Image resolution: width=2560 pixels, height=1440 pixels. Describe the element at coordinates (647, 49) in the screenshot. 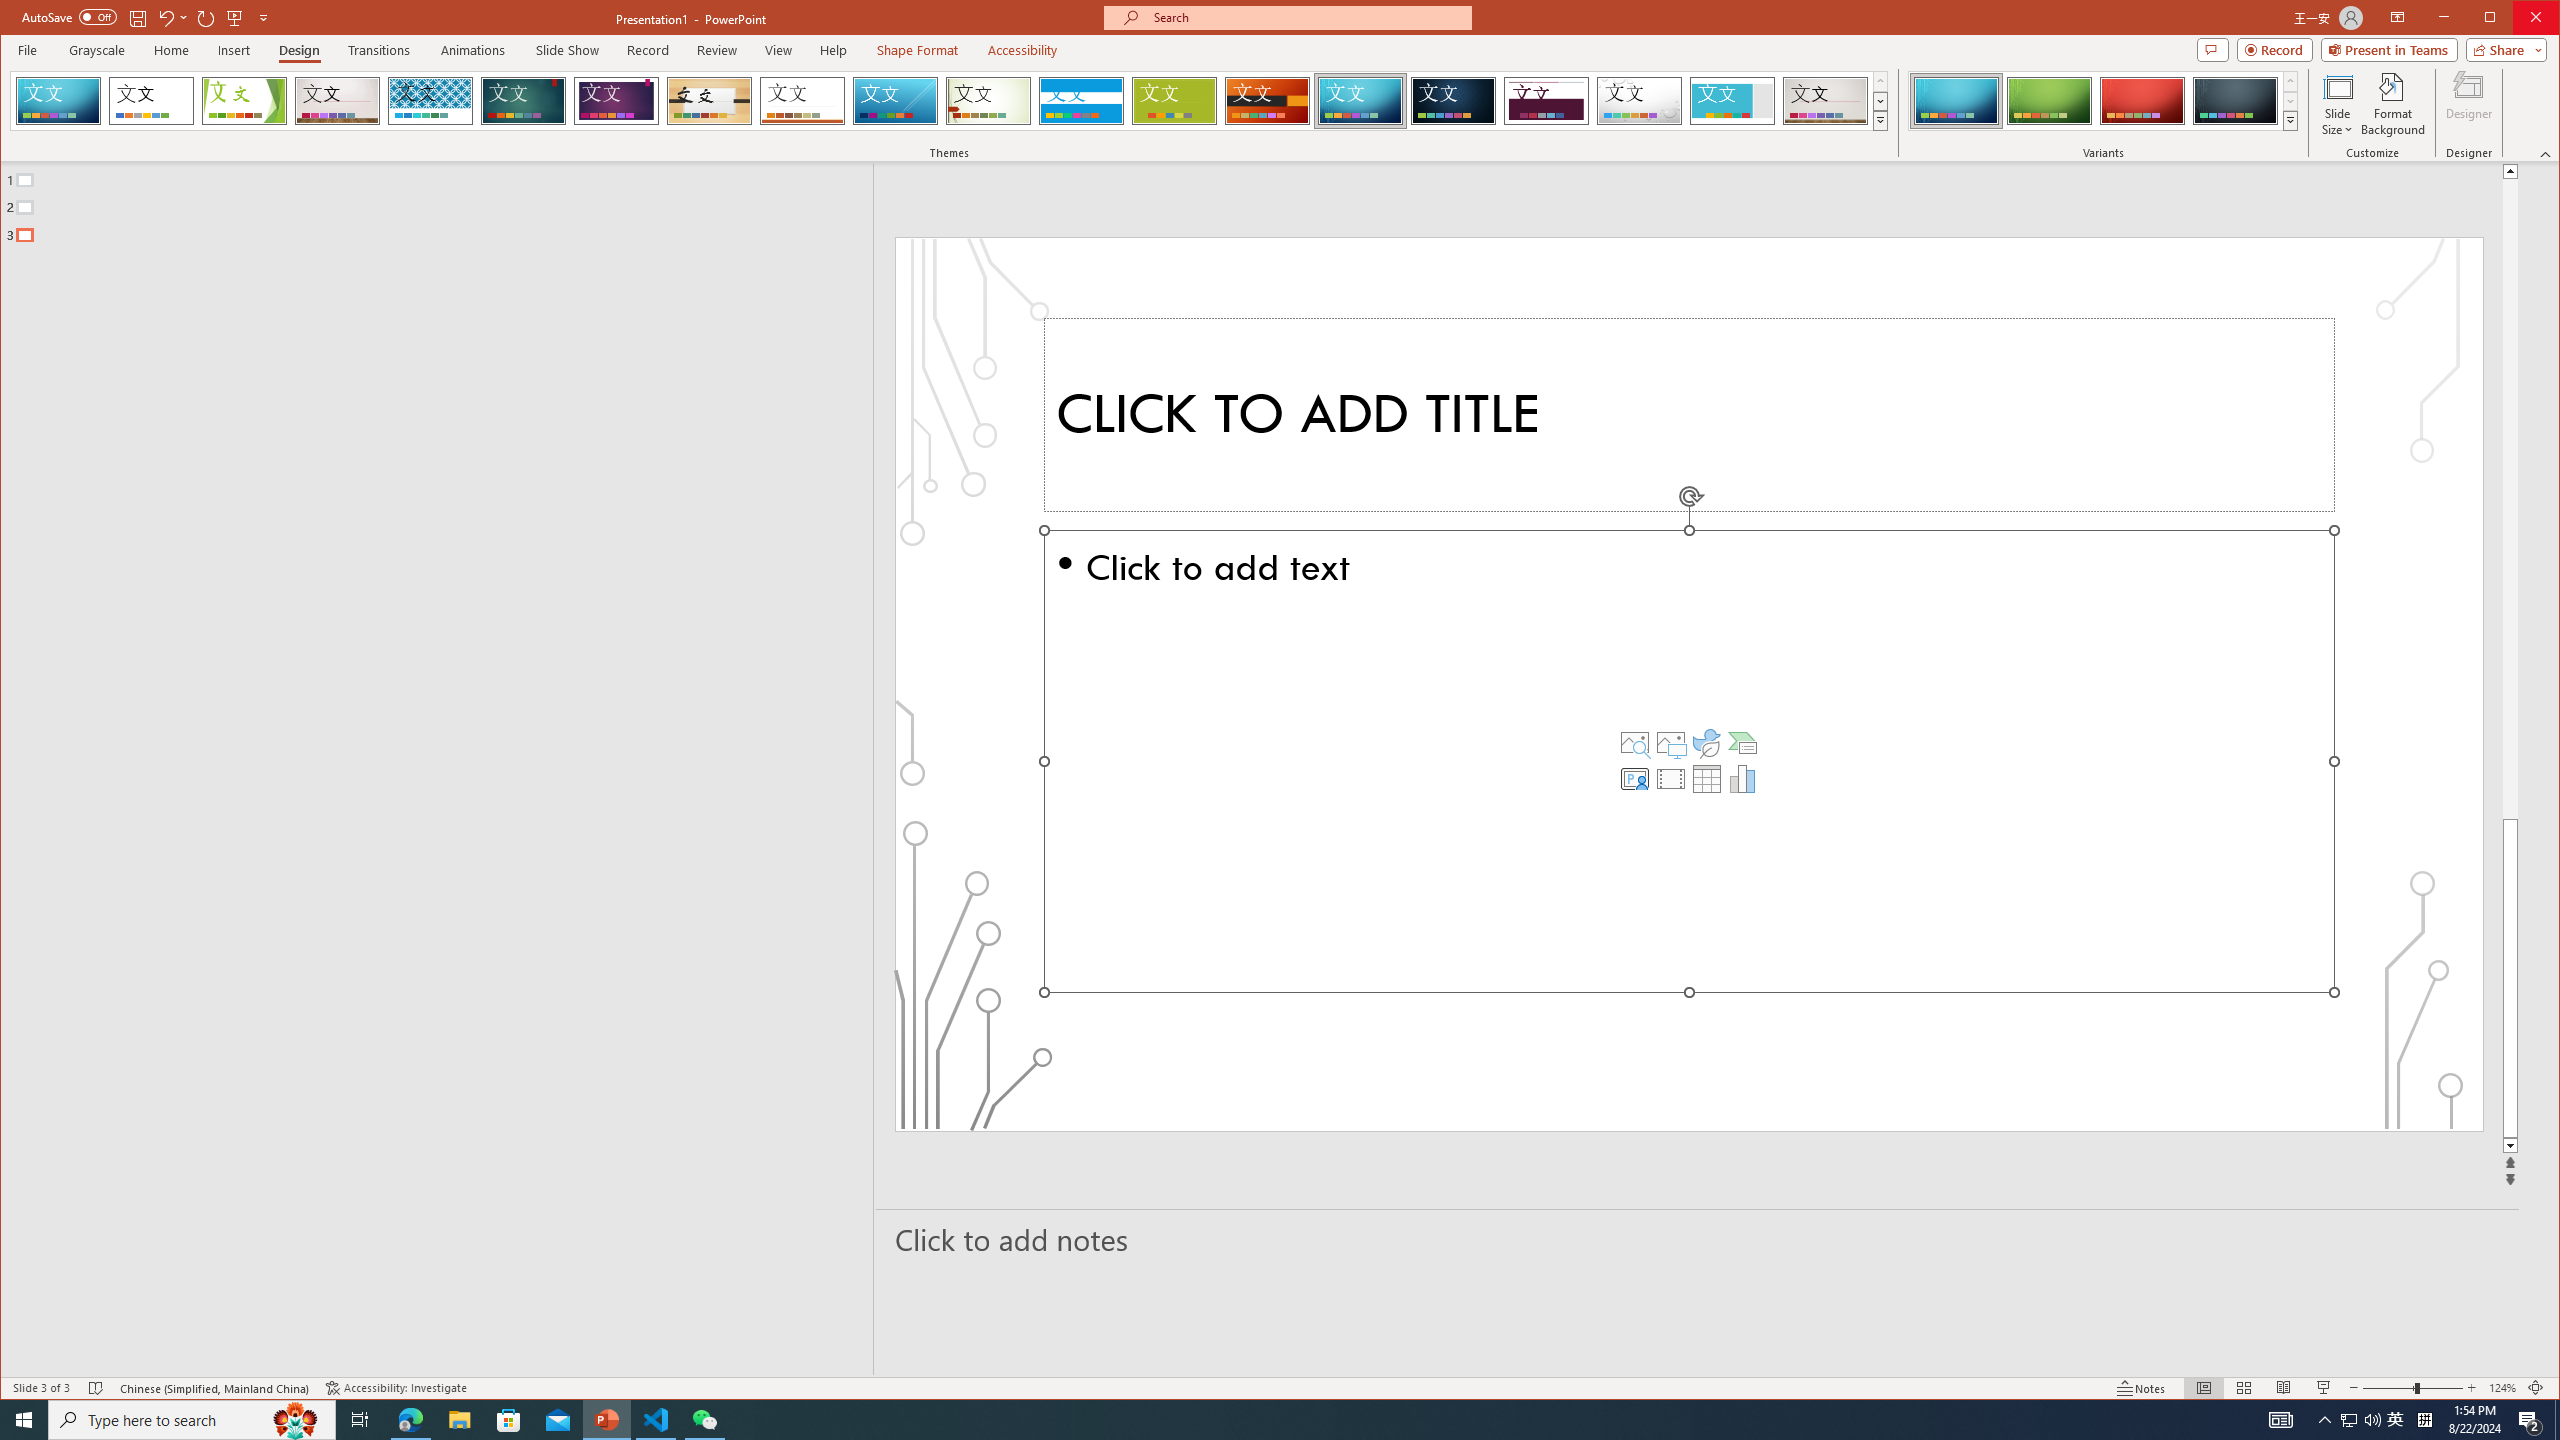

I see `'Record'` at that location.